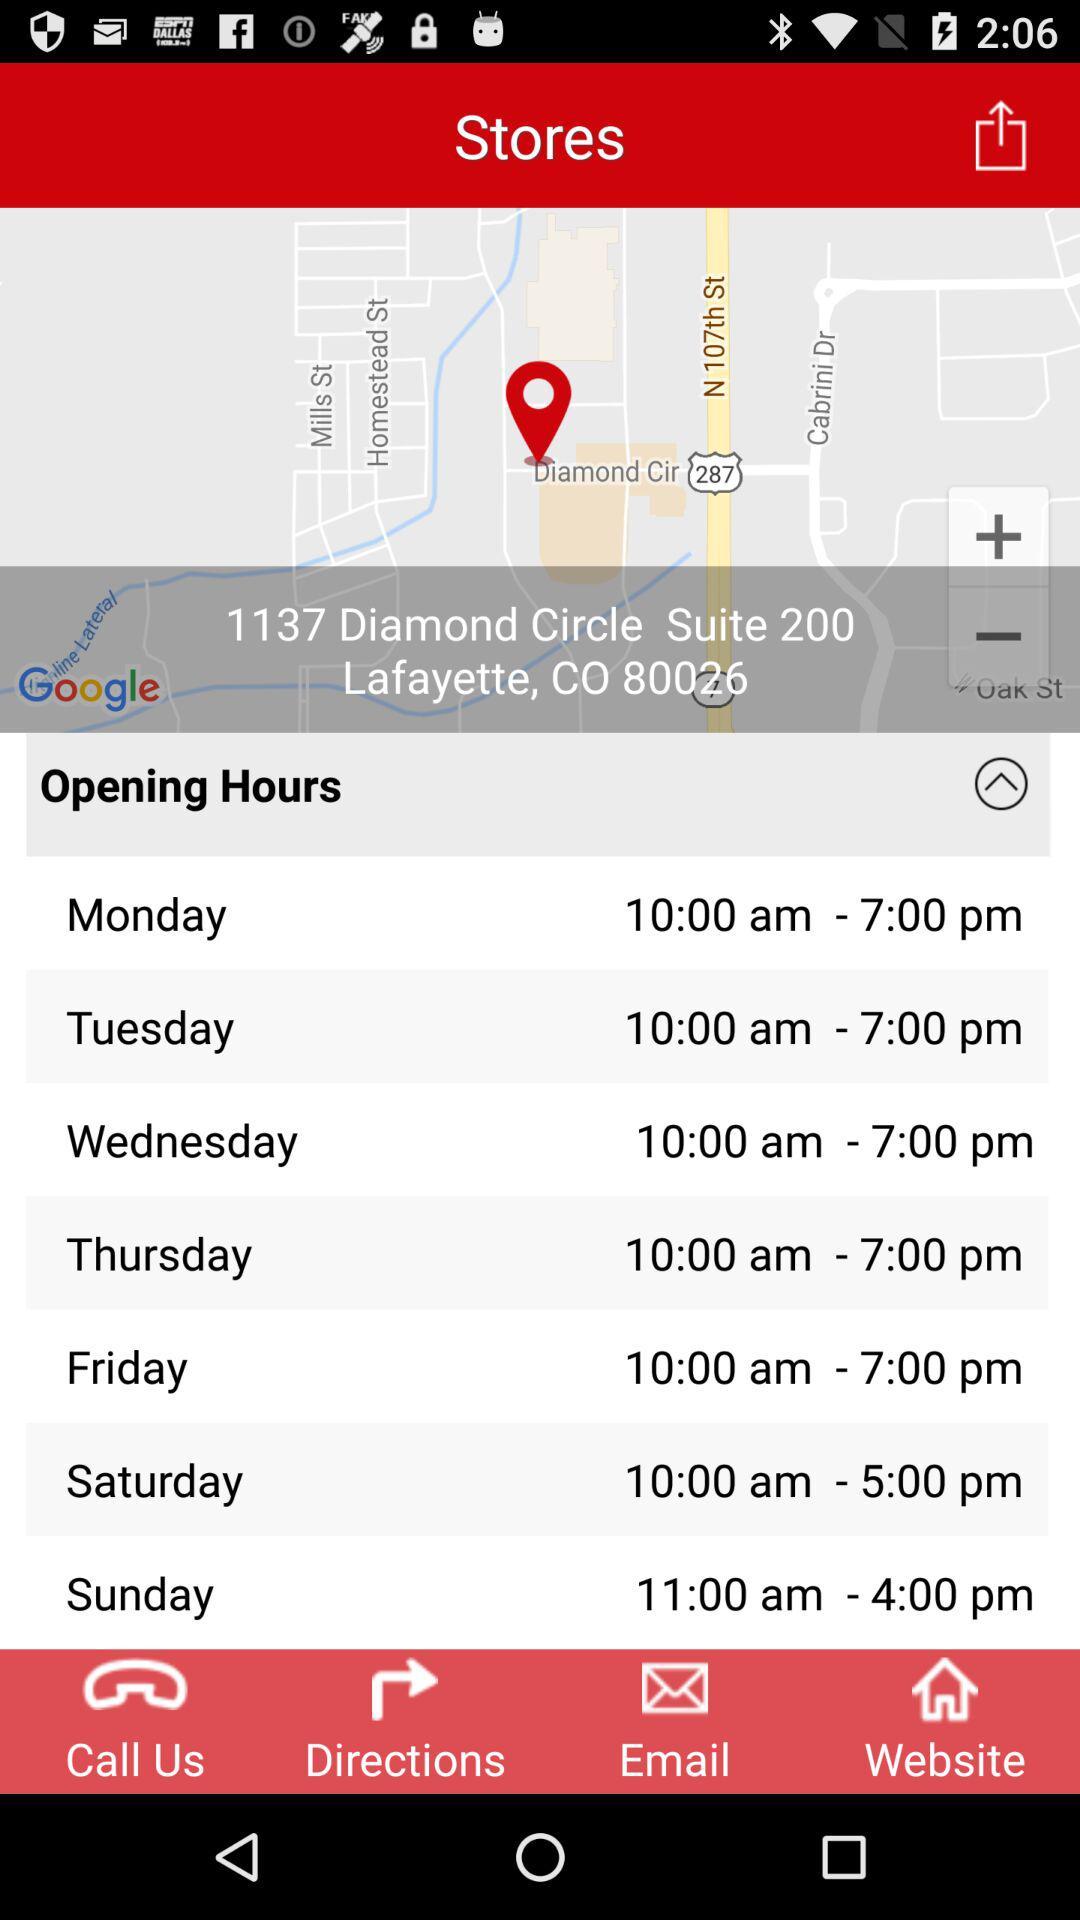 The image size is (1080, 1920). I want to click on icon above monday, so click(494, 793).